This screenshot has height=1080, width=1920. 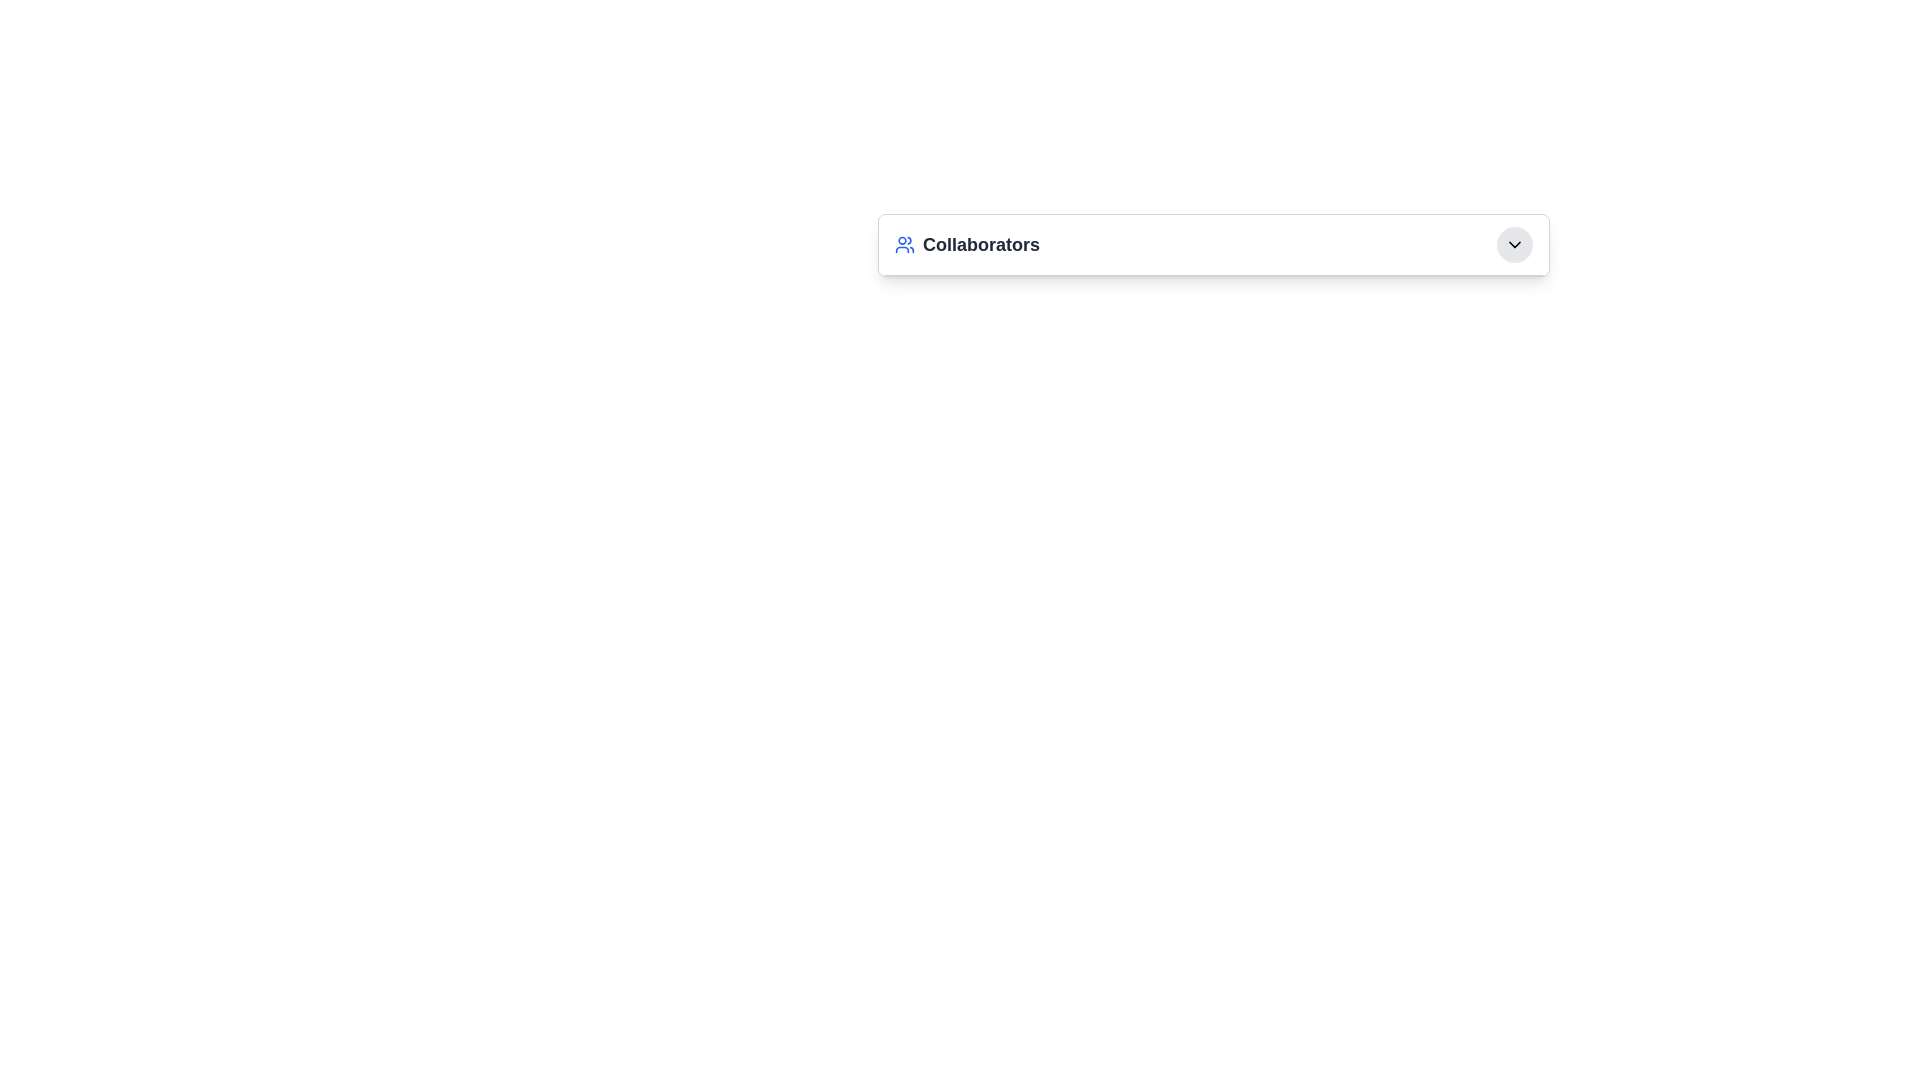 What do you see at coordinates (967, 244) in the screenshot?
I see `the text label 'Collaborators' which is styled in bold and accompanied by an icon of two user figures in blue, located towards the left side of the horizontal bar` at bounding box center [967, 244].